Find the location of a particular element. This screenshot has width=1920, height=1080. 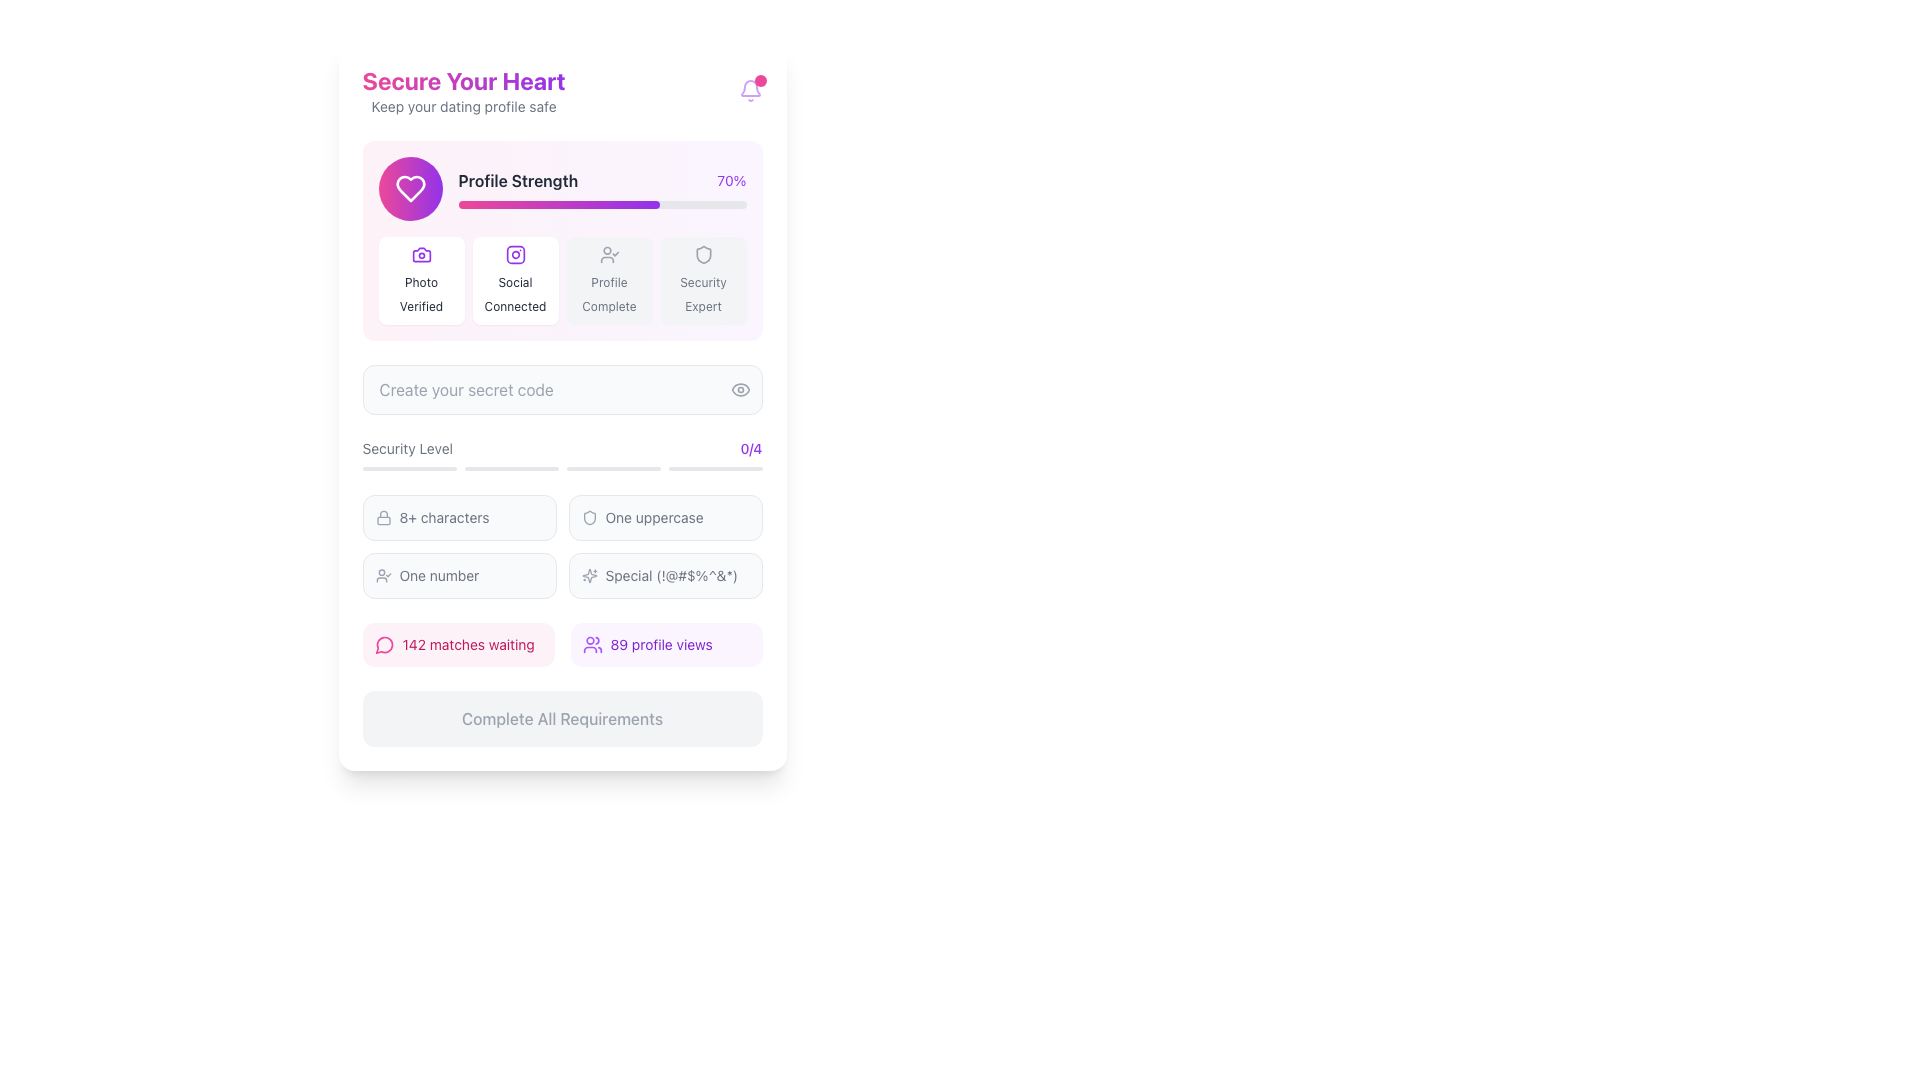

the informational box containing the text 'Special (!@#$%^&*)' with a light gray border and a sparkle icon, located in the lower-right corner of the grid under the 'Security Level' label is located at coordinates (665, 575).